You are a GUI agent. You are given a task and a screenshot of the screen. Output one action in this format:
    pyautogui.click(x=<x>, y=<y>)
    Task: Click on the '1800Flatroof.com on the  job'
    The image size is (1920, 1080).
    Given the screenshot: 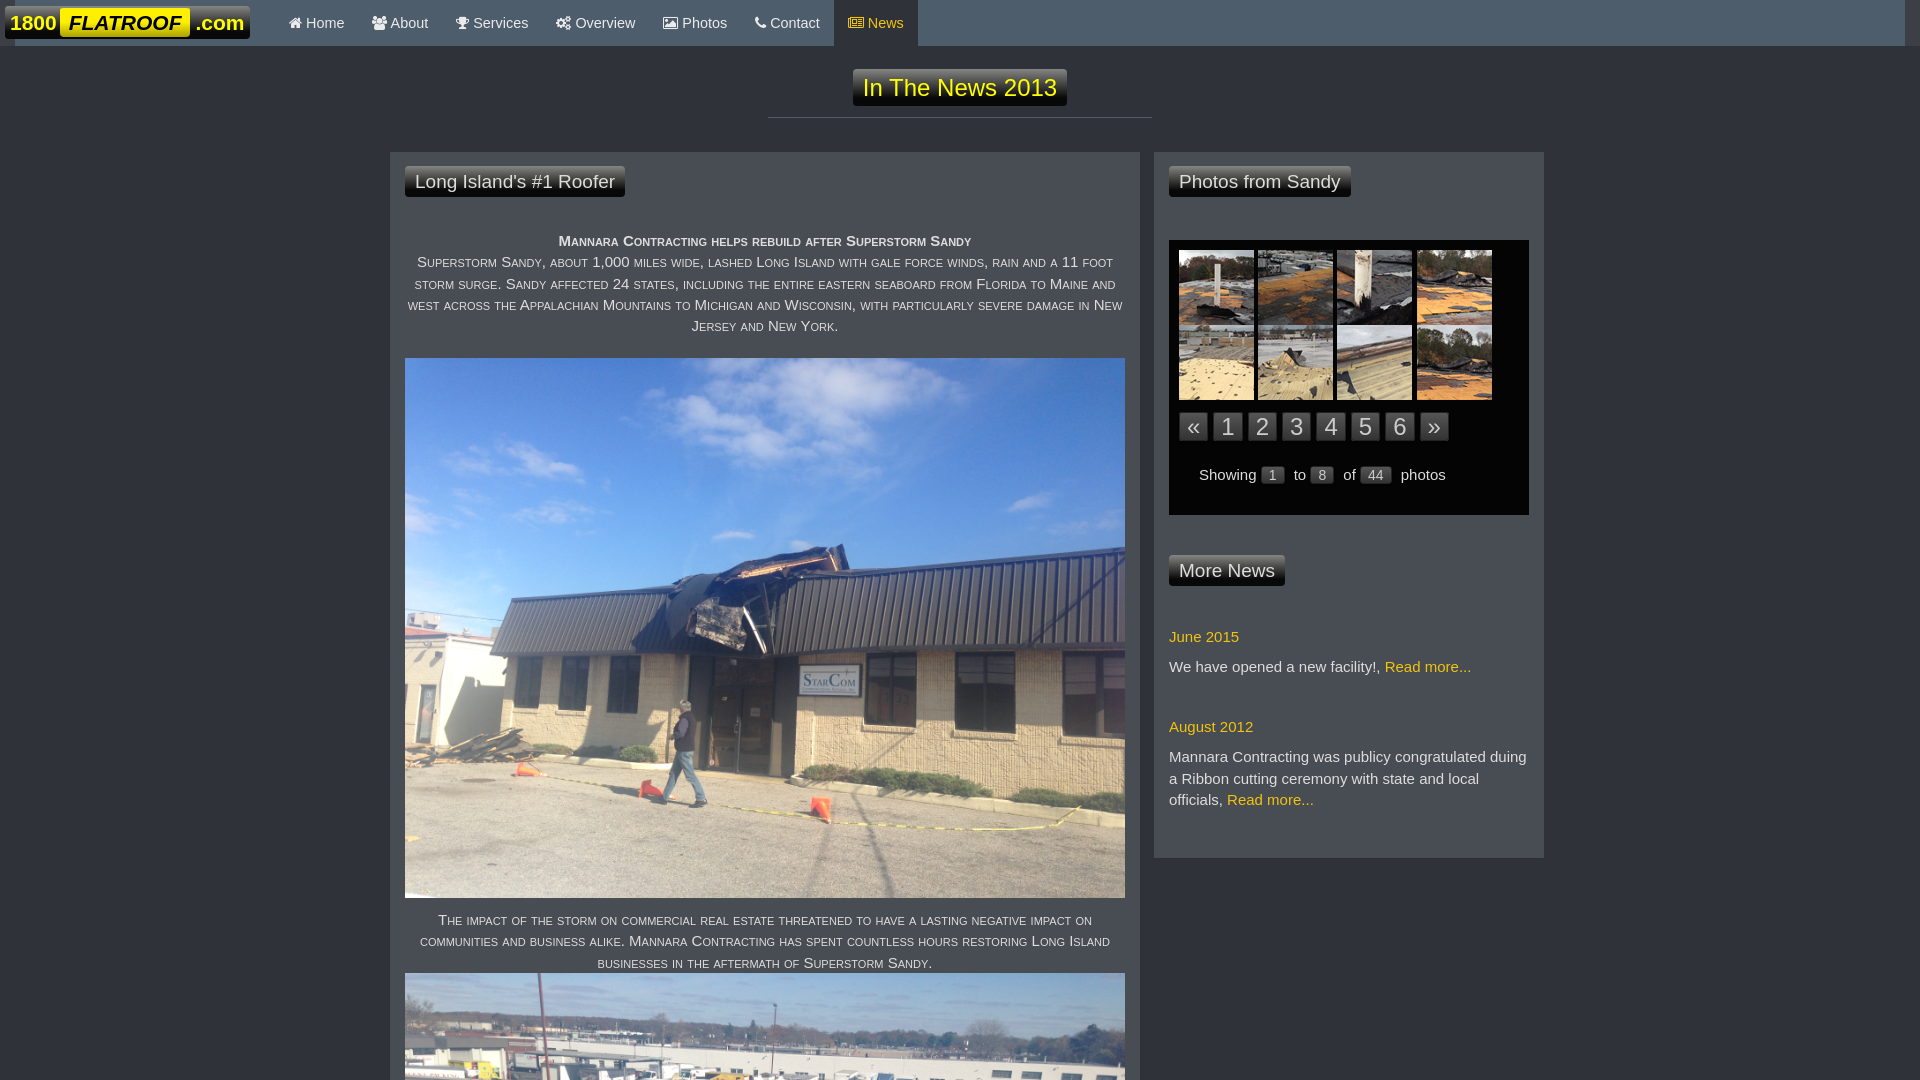 What is the action you would take?
    pyautogui.click(x=1415, y=360)
    